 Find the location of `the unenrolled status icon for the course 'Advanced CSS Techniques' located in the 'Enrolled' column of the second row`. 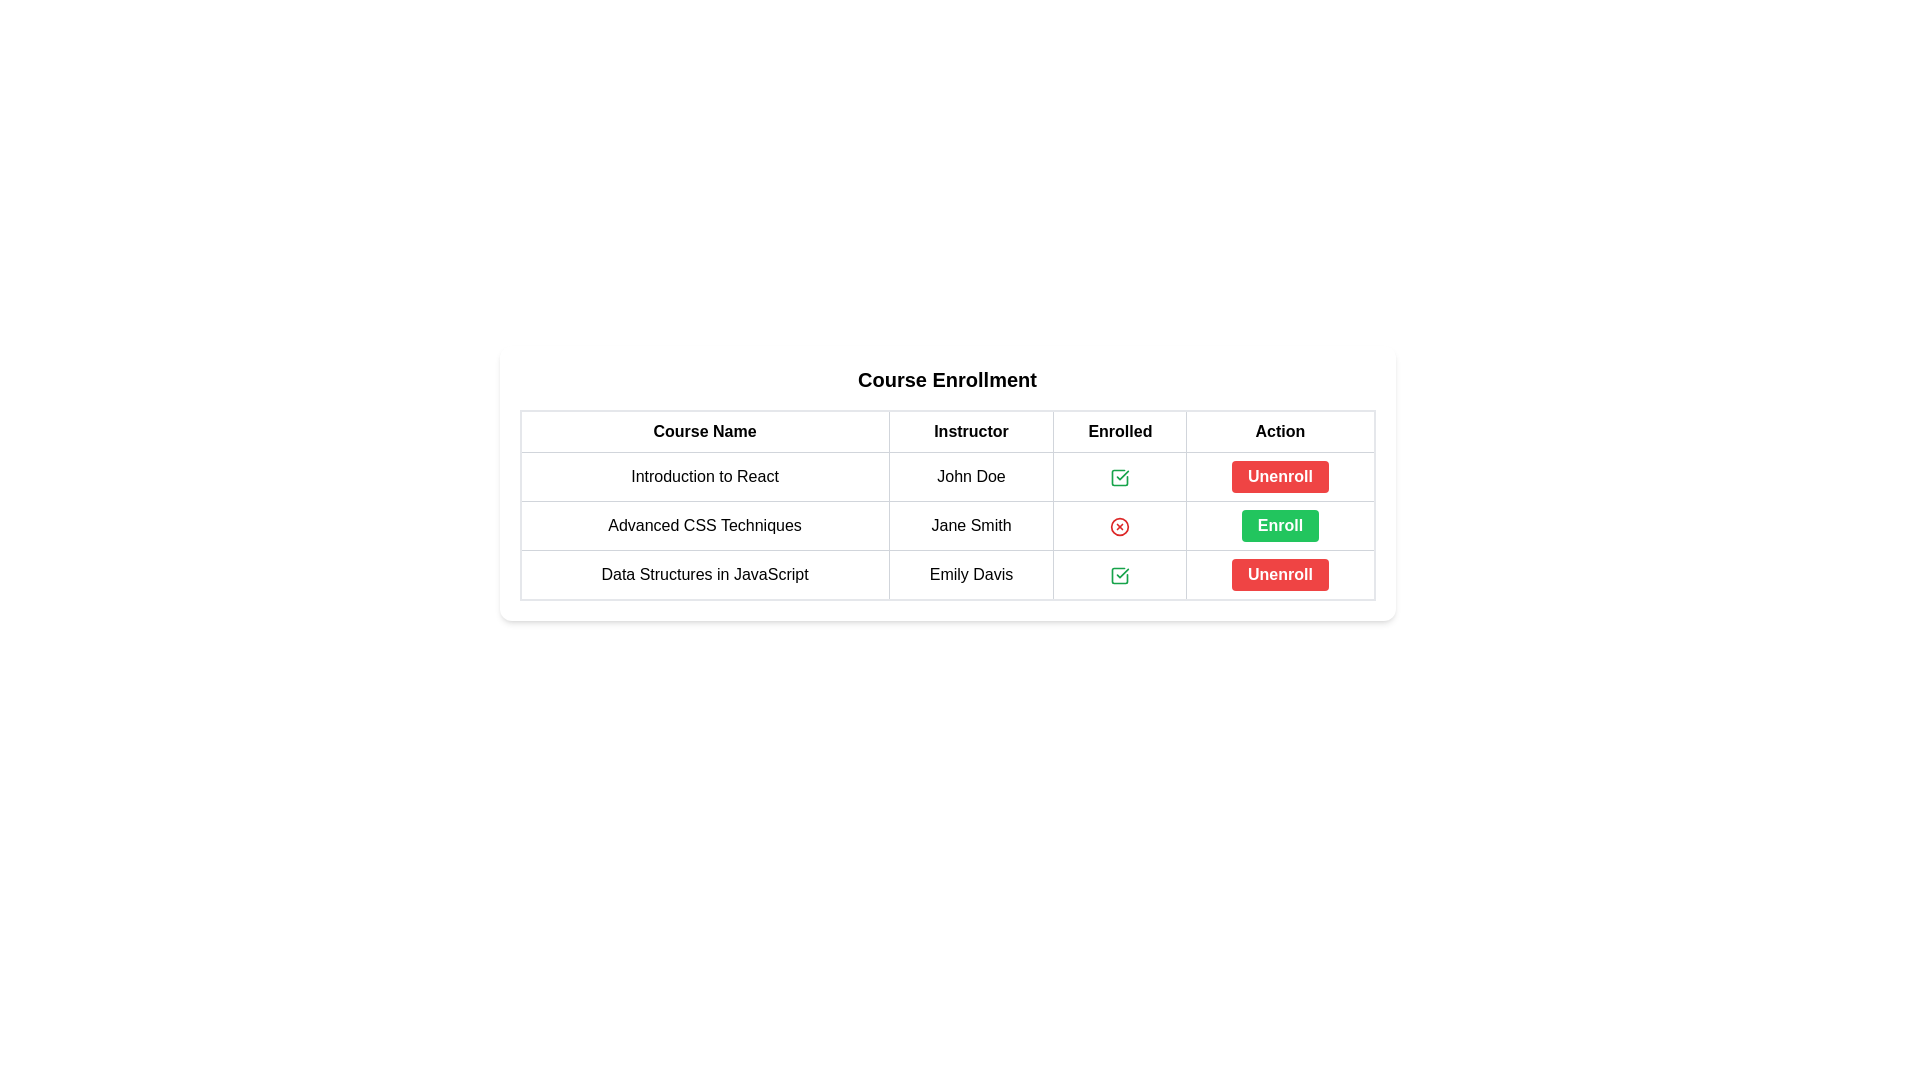

the unenrolled status icon for the course 'Advanced CSS Techniques' located in the 'Enrolled' column of the second row is located at coordinates (1120, 525).